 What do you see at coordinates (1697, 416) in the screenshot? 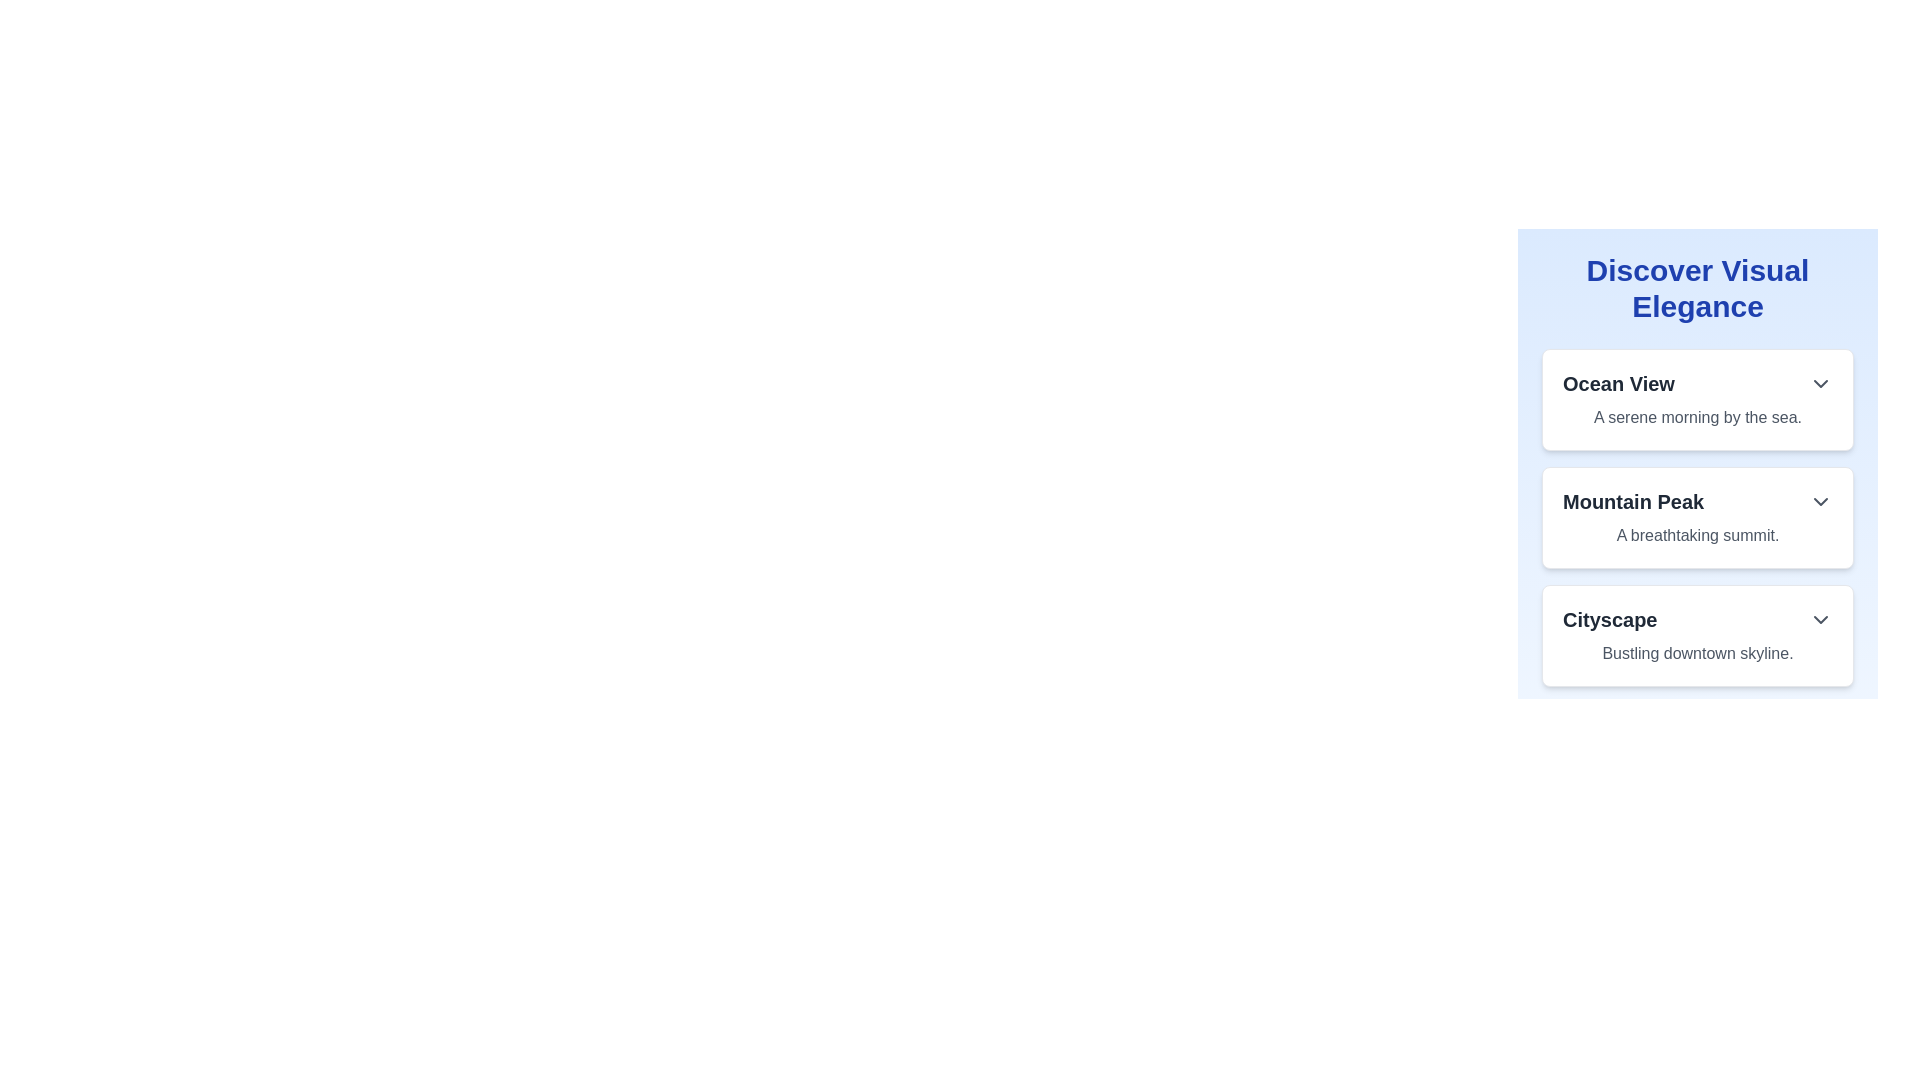
I see `descriptive text located at the bottom of the 'Ocean View' card, which provides context for the title` at bounding box center [1697, 416].